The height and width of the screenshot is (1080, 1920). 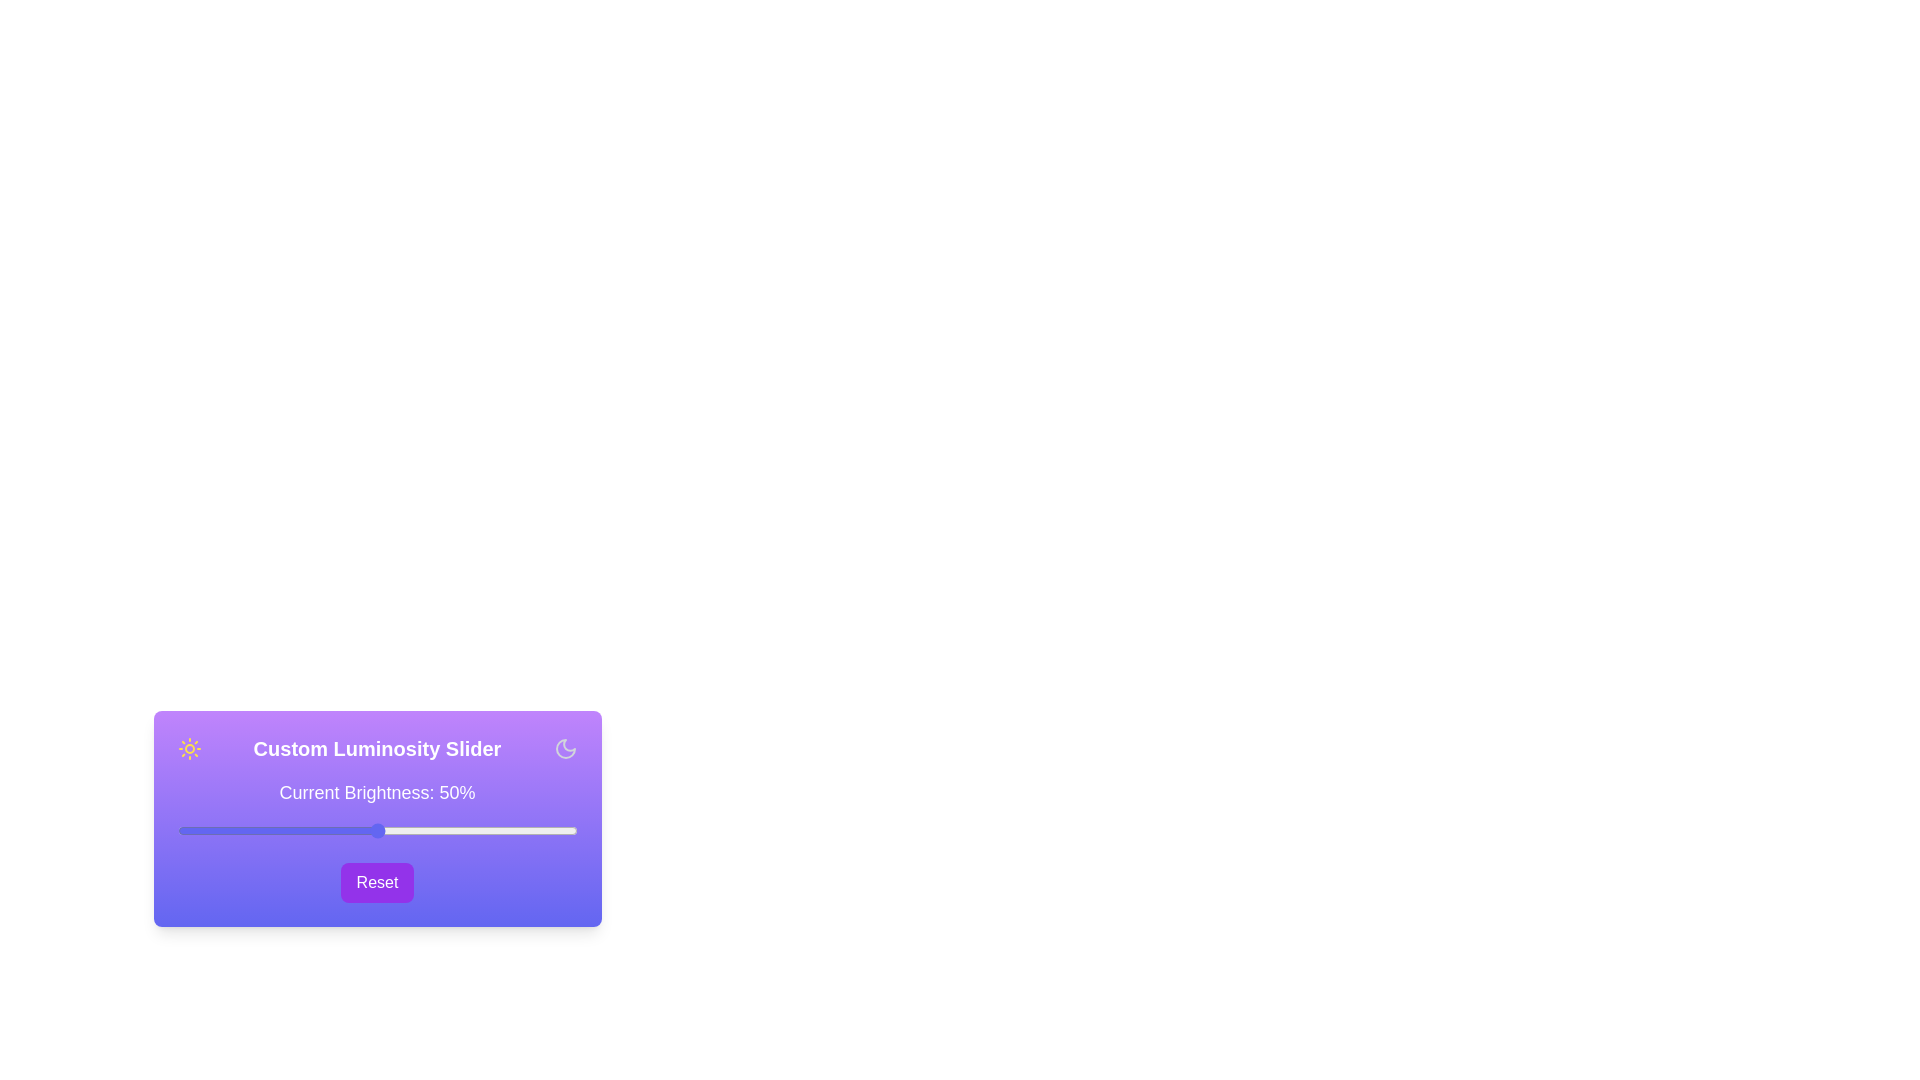 What do you see at coordinates (252, 830) in the screenshot?
I see `brightness` at bounding box center [252, 830].